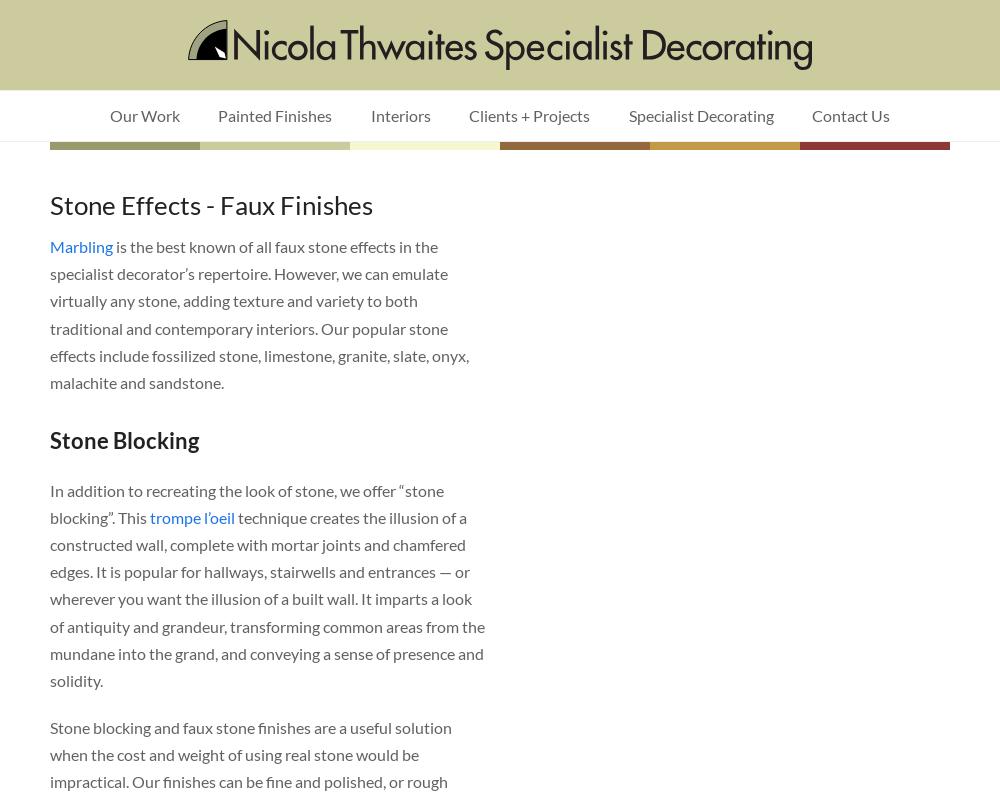 The image size is (1000, 805). Describe the element at coordinates (275, 115) in the screenshot. I see `'Painted Finishes'` at that location.